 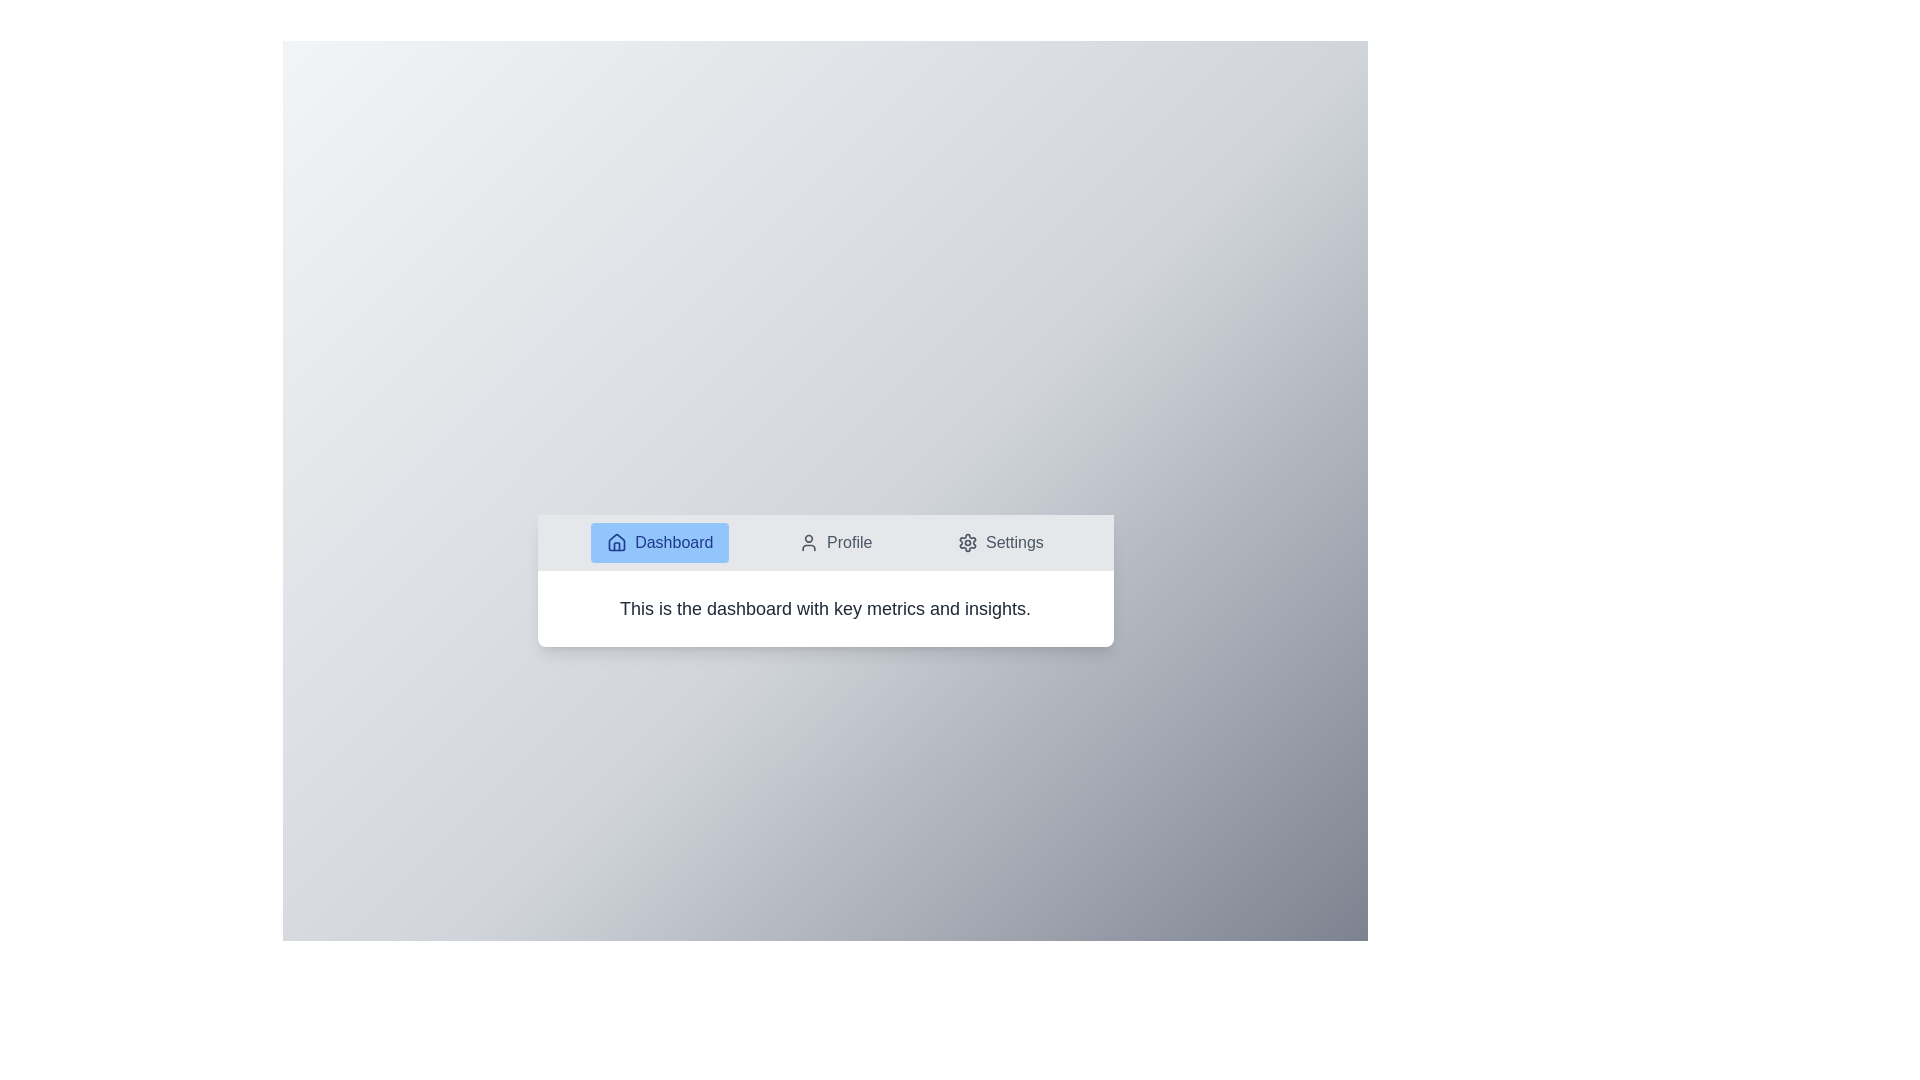 I want to click on the Dashboard tab, so click(x=660, y=543).